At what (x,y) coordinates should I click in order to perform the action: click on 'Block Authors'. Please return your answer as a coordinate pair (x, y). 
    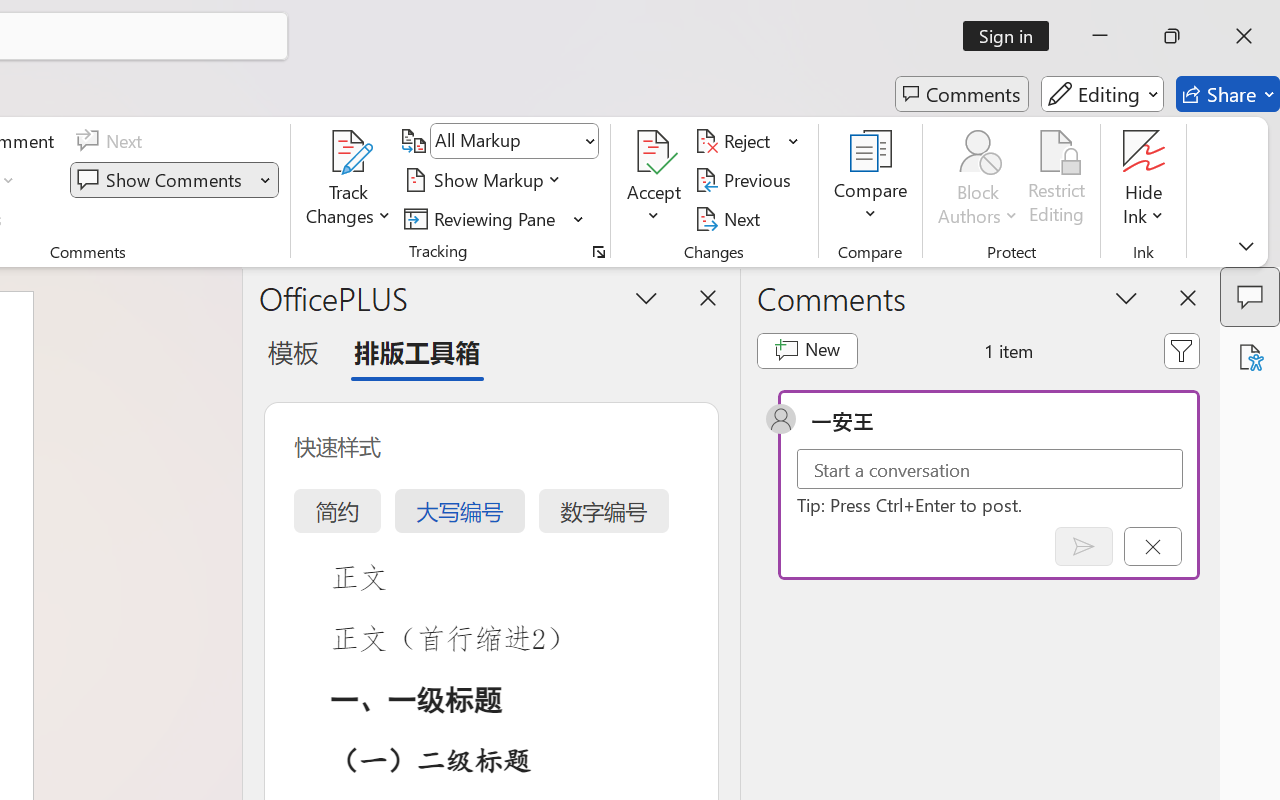
    Looking at the image, I should click on (977, 179).